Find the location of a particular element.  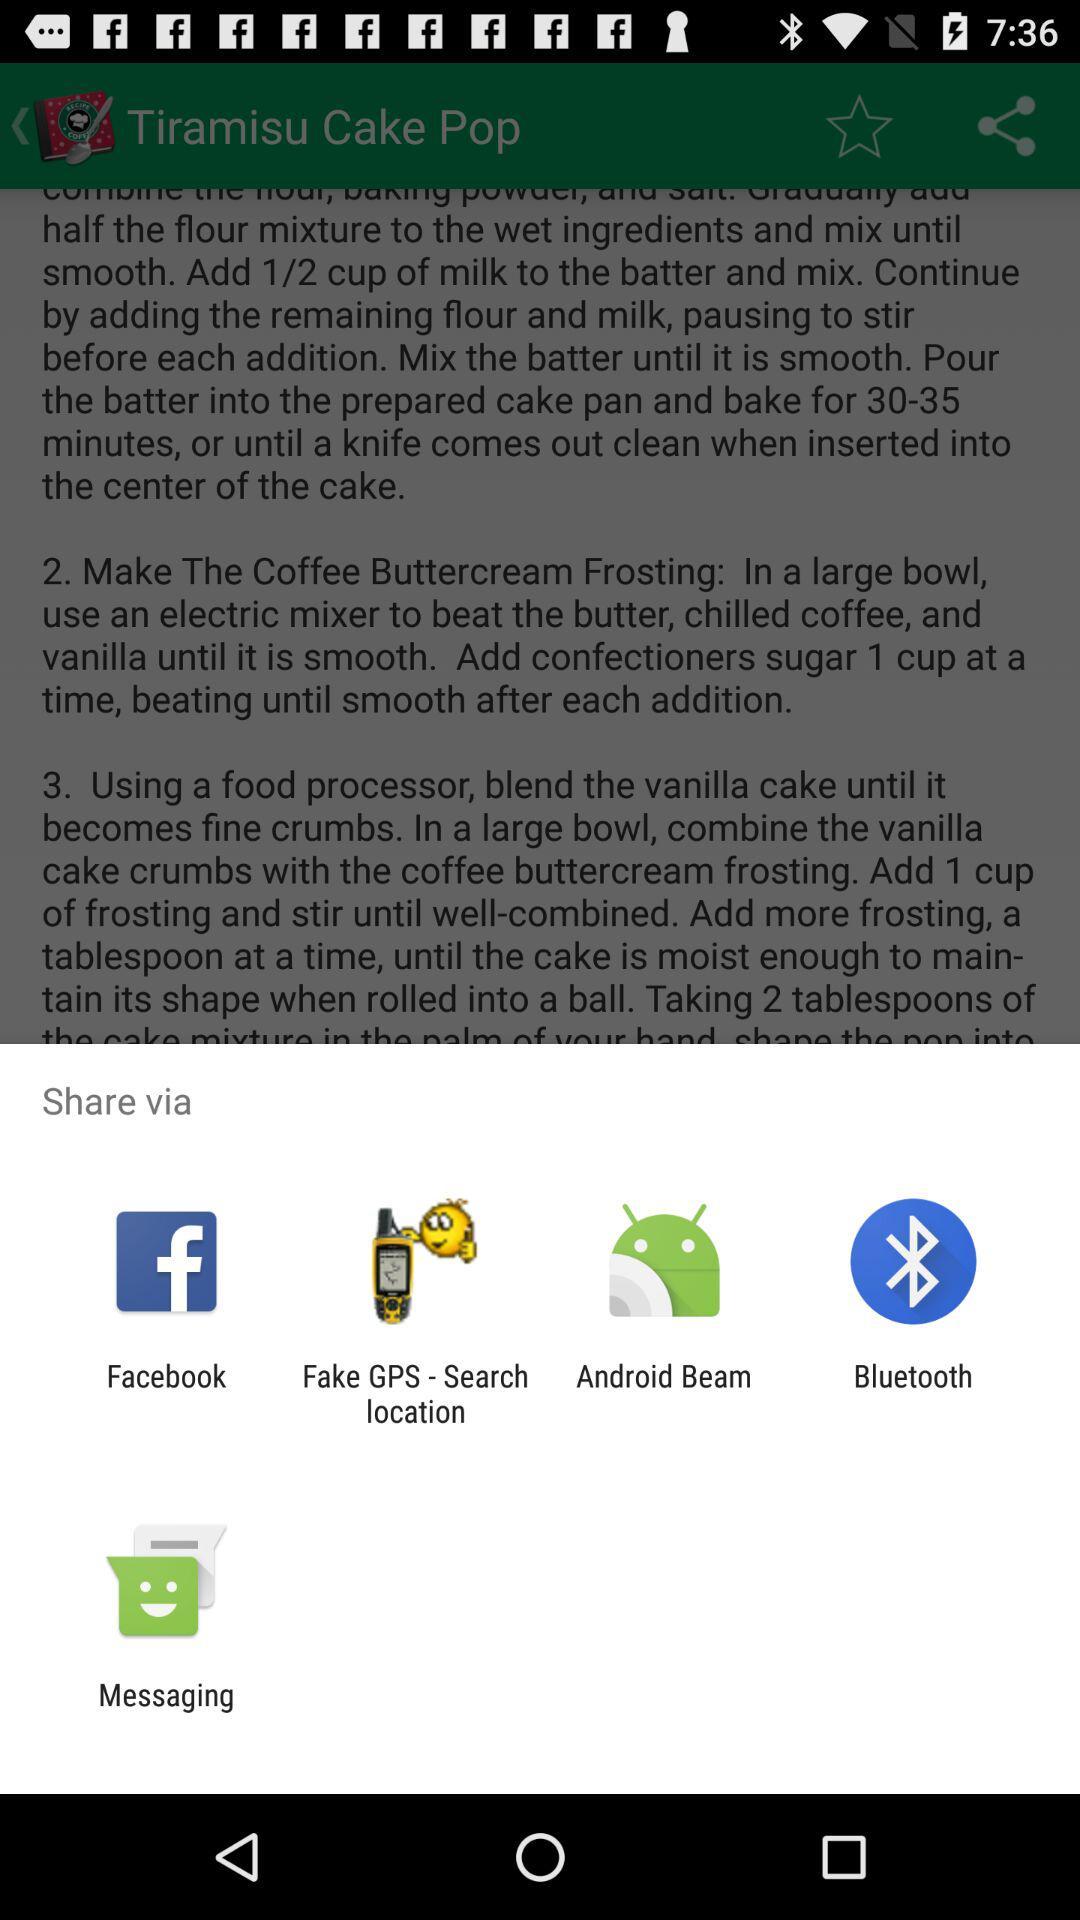

messaging item is located at coordinates (165, 1711).